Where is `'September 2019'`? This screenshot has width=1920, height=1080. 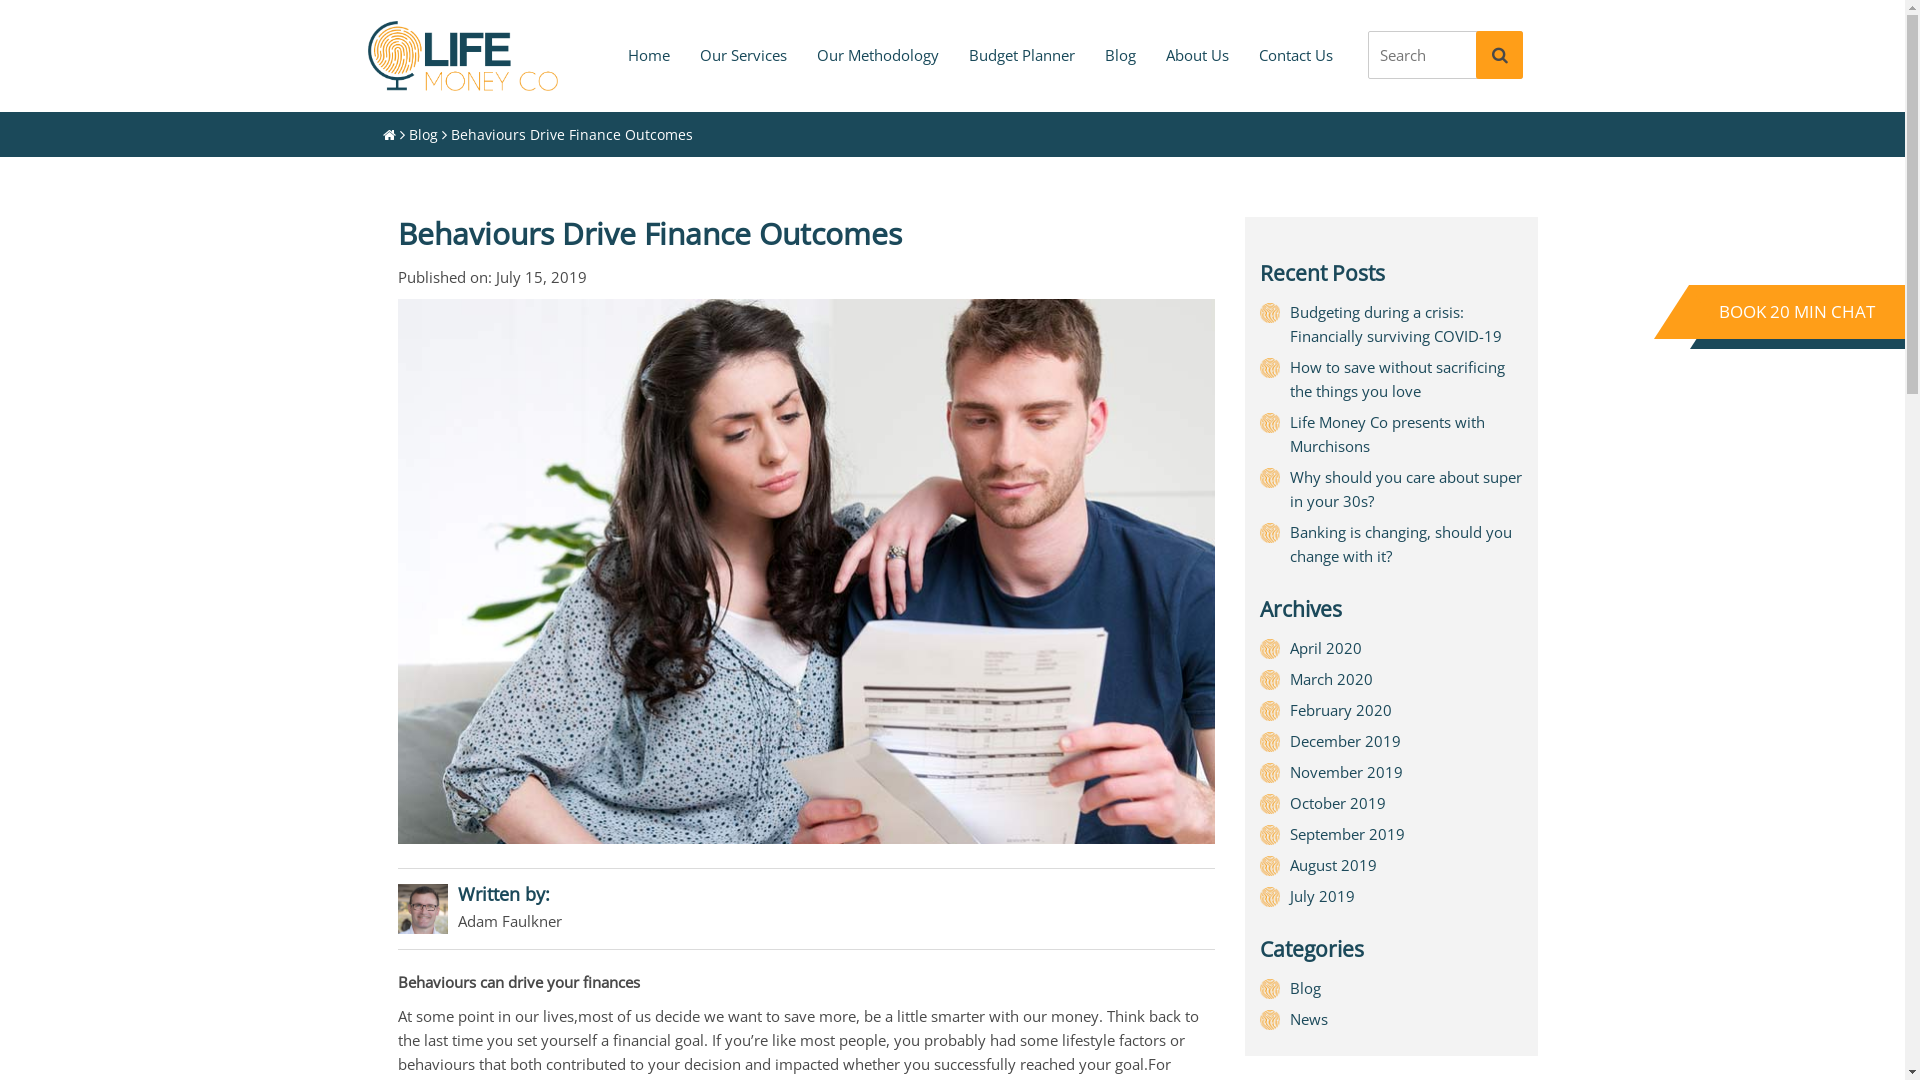
'September 2019' is located at coordinates (1347, 833).